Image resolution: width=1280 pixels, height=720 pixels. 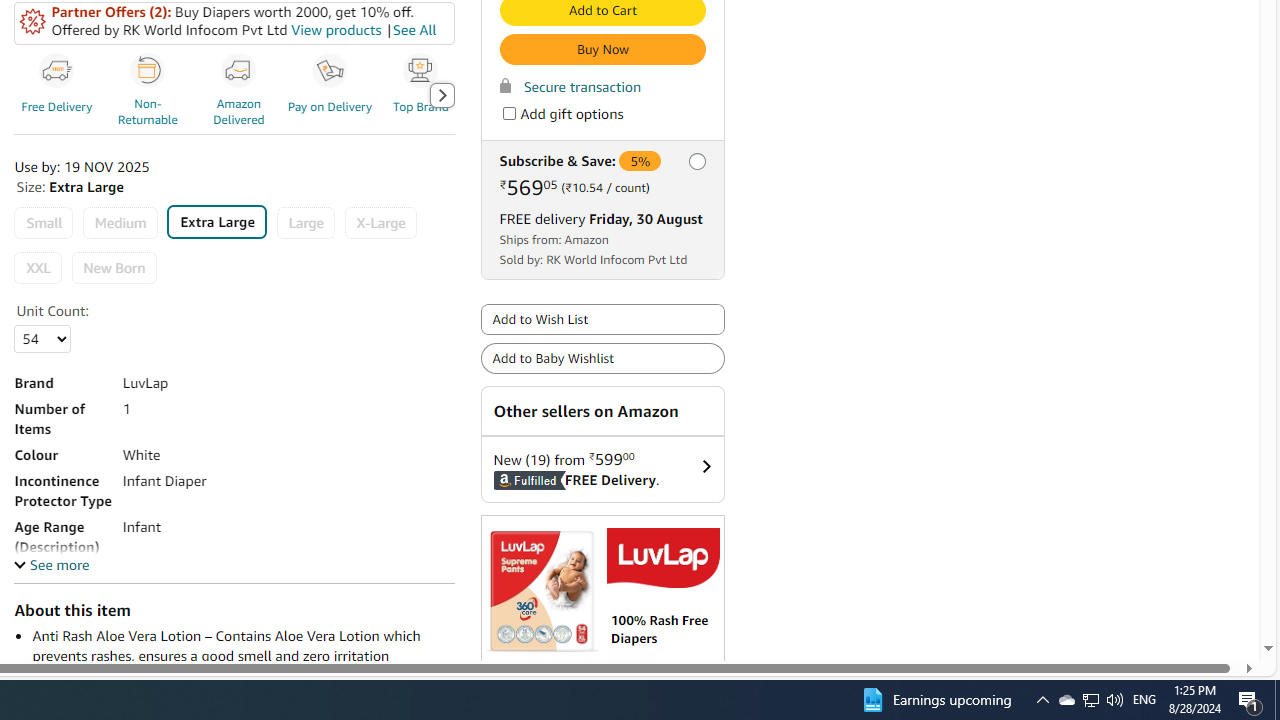 What do you see at coordinates (240, 94) in the screenshot?
I see `'Amazon Delivered'` at bounding box center [240, 94].